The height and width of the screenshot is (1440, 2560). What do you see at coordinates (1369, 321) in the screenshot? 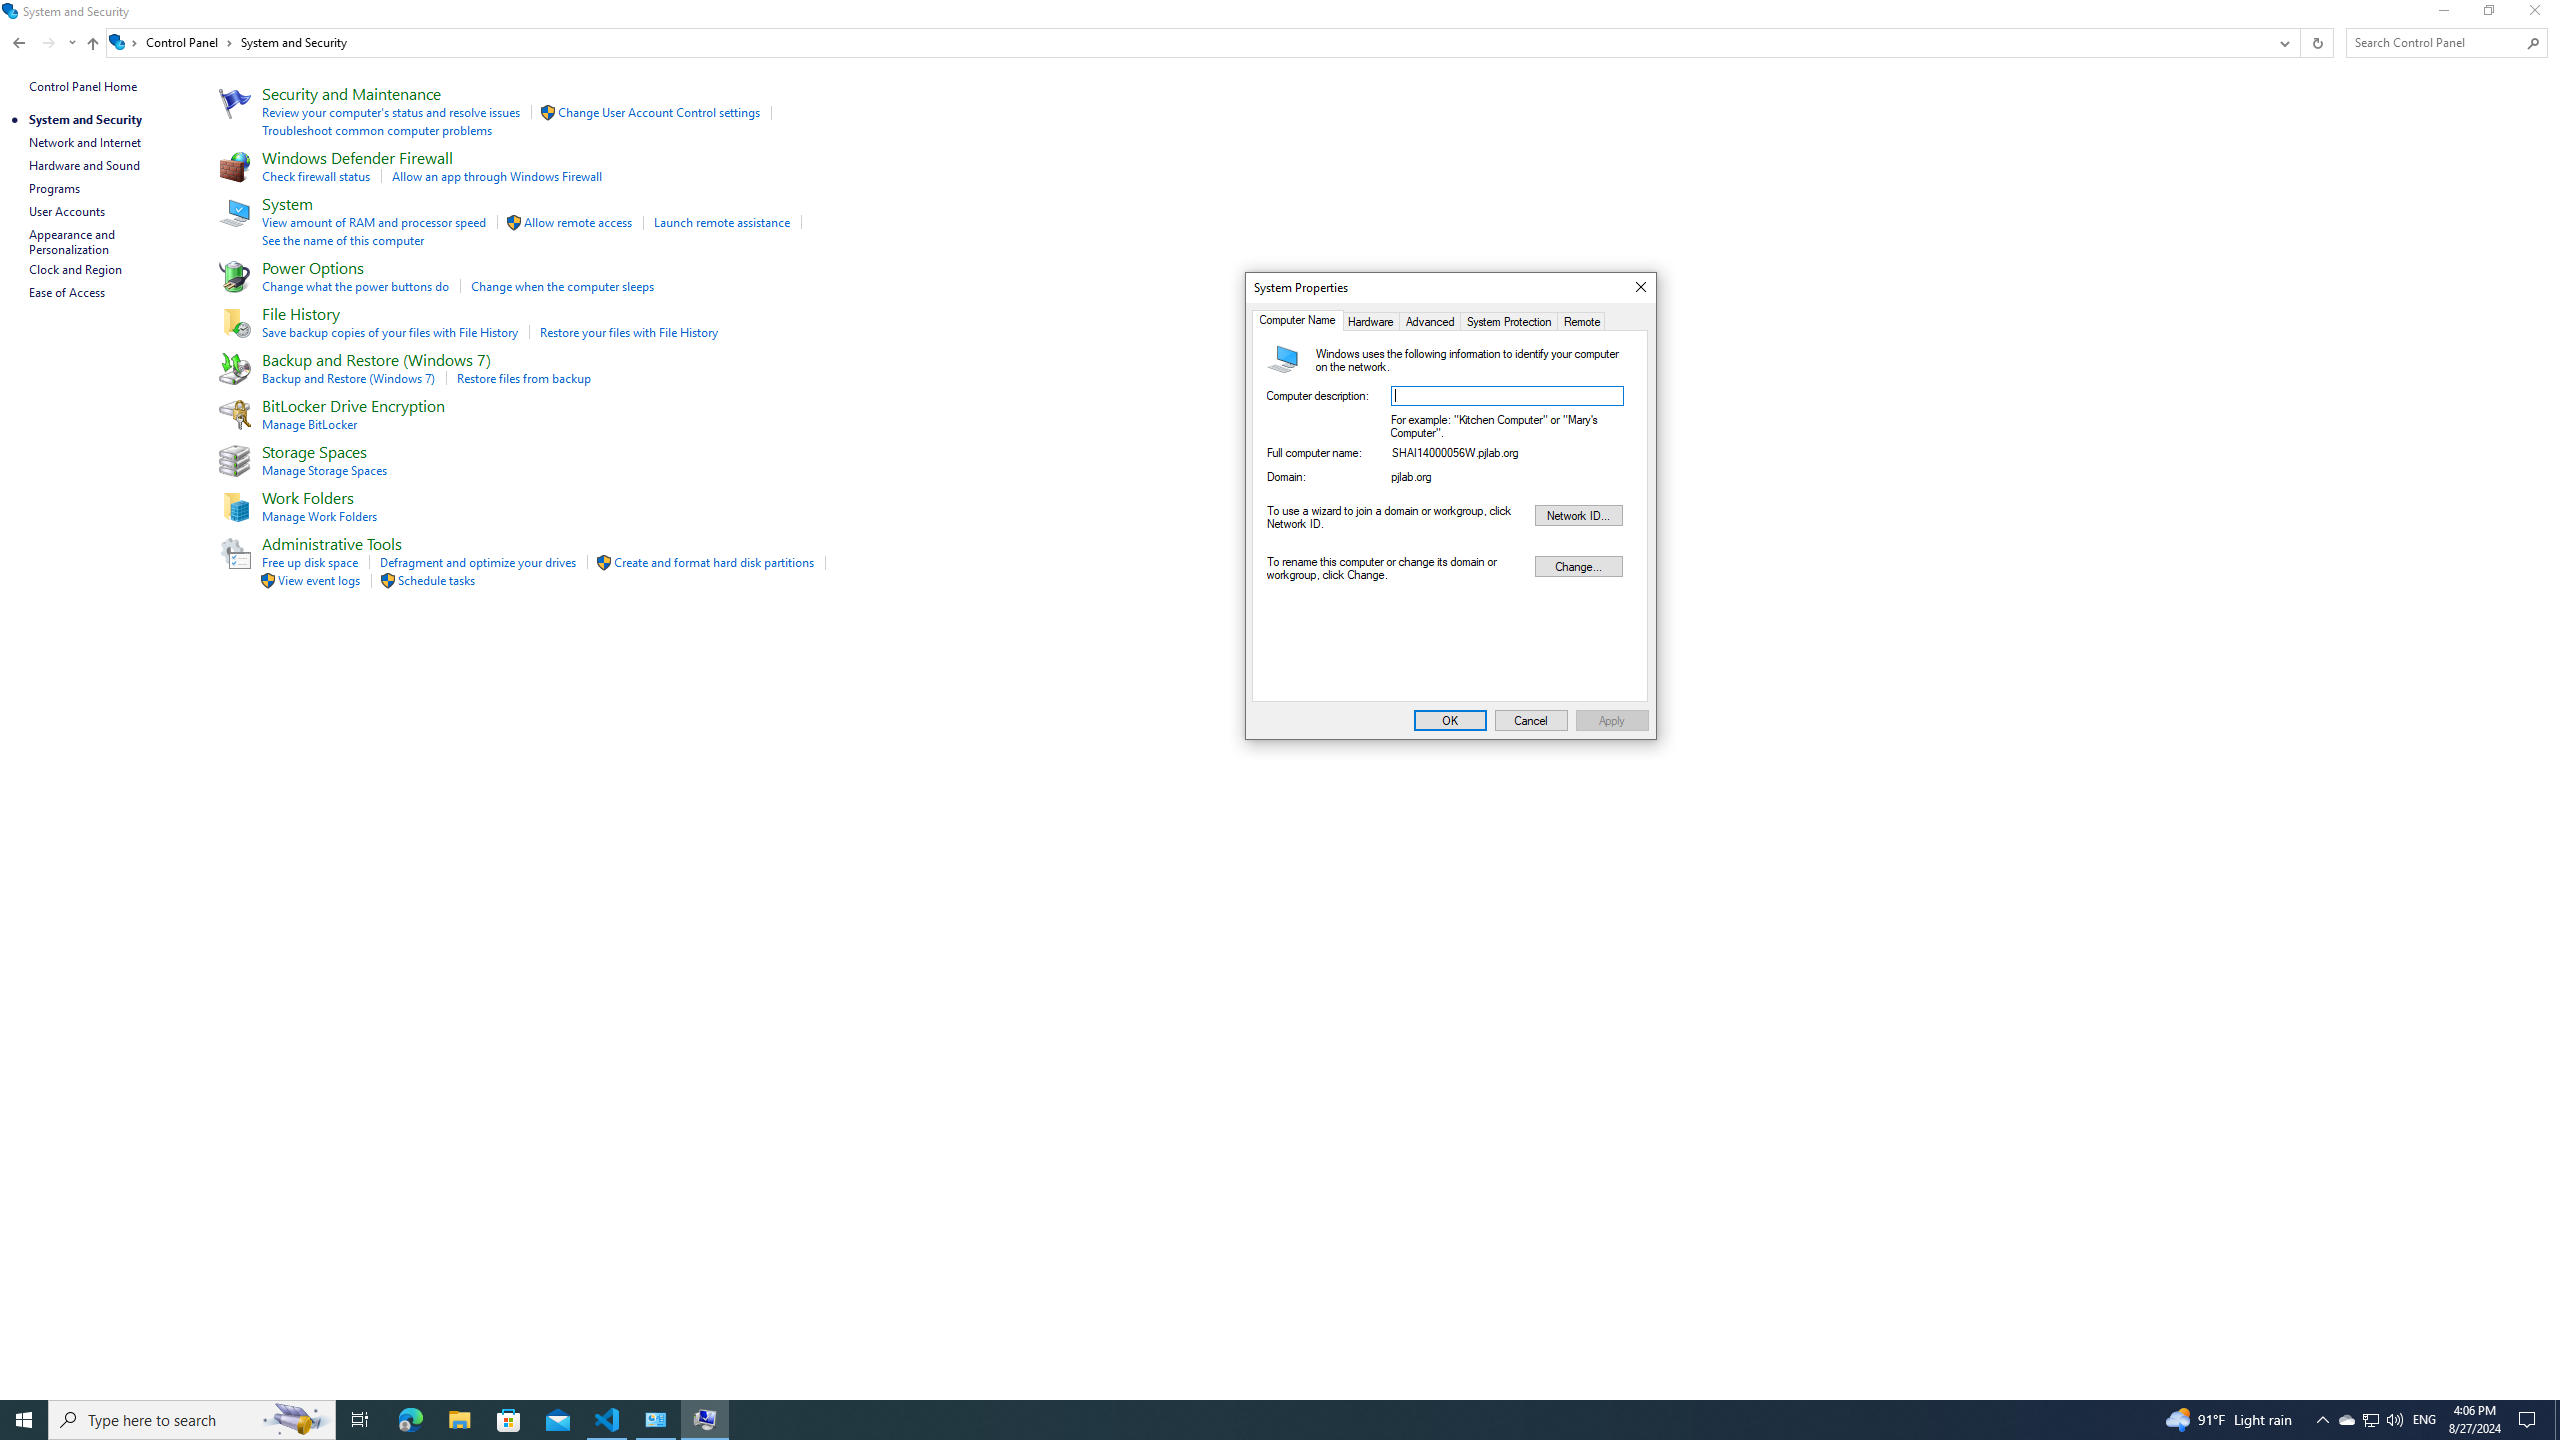
I see `'Hardware'` at bounding box center [1369, 321].